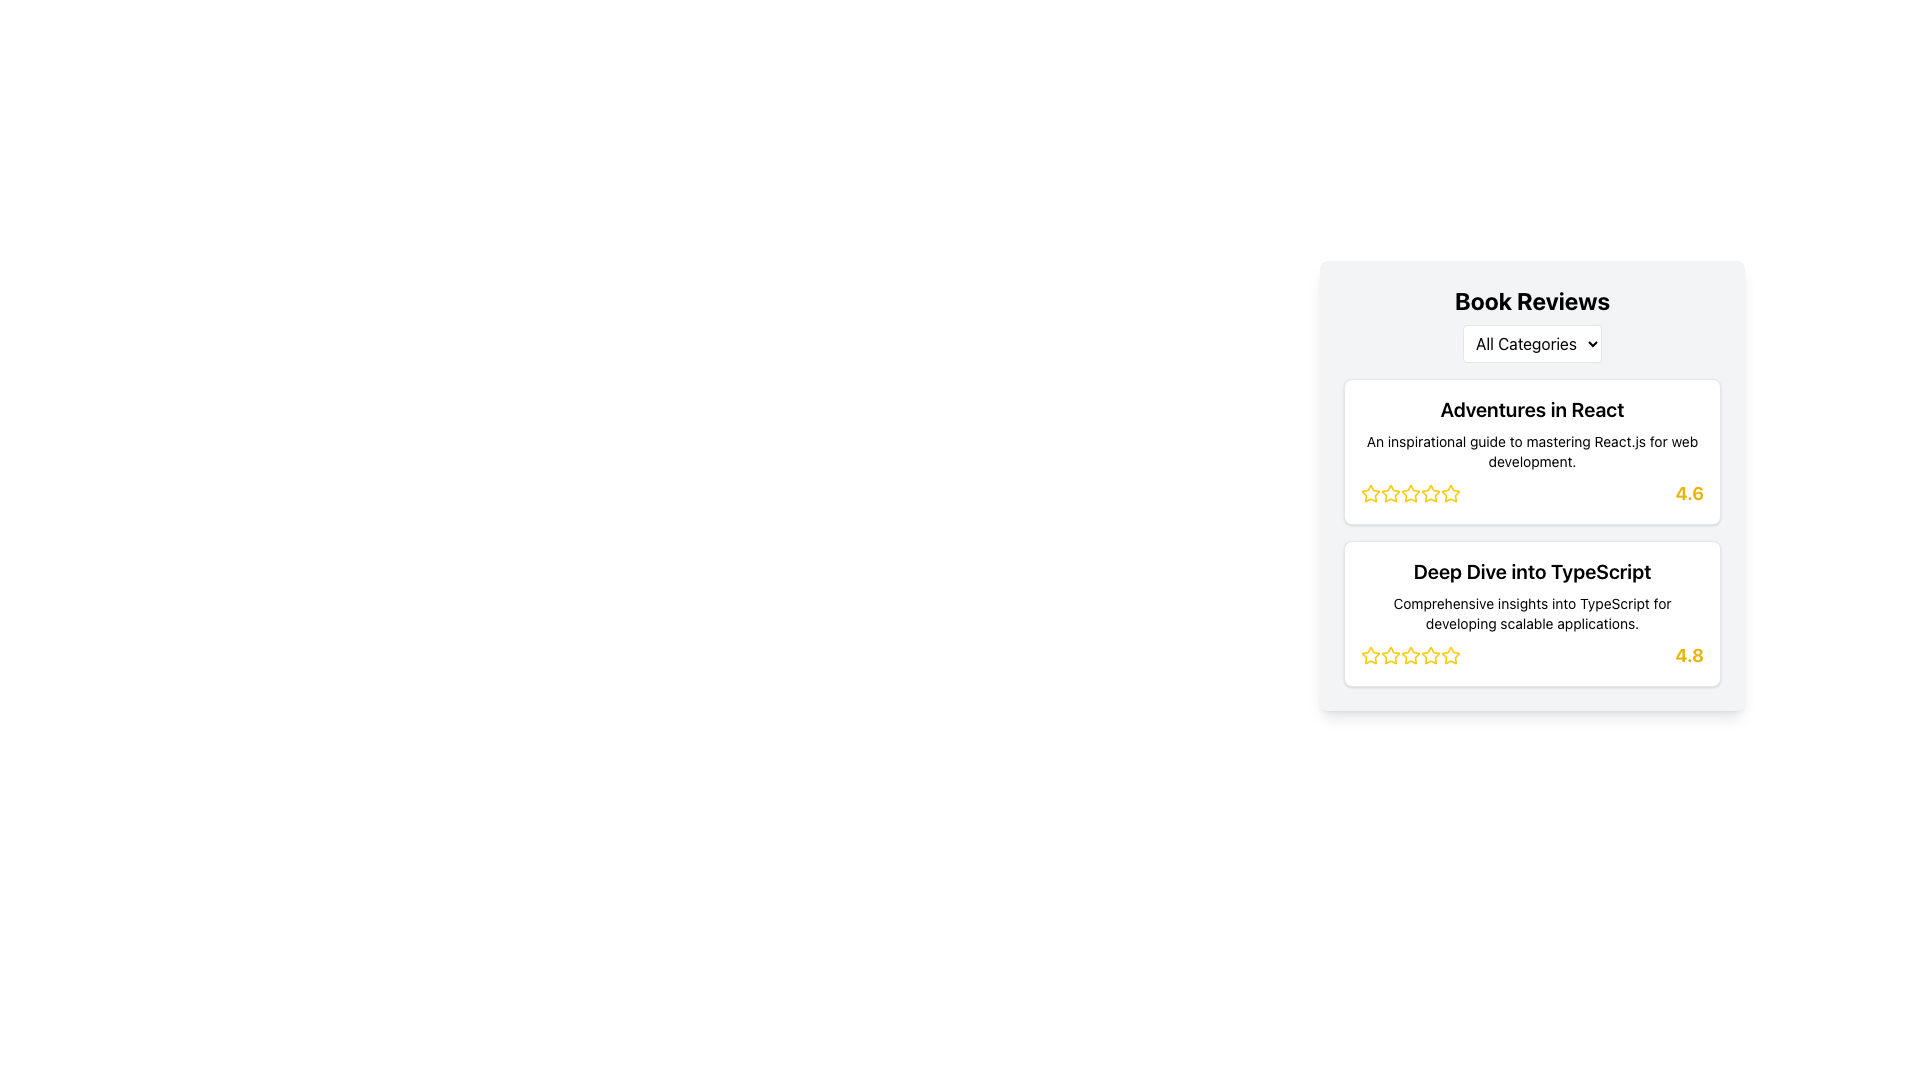 This screenshot has height=1080, width=1920. What do you see at coordinates (1390, 655) in the screenshot?
I see `the third star` at bounding box center [1390, 655].